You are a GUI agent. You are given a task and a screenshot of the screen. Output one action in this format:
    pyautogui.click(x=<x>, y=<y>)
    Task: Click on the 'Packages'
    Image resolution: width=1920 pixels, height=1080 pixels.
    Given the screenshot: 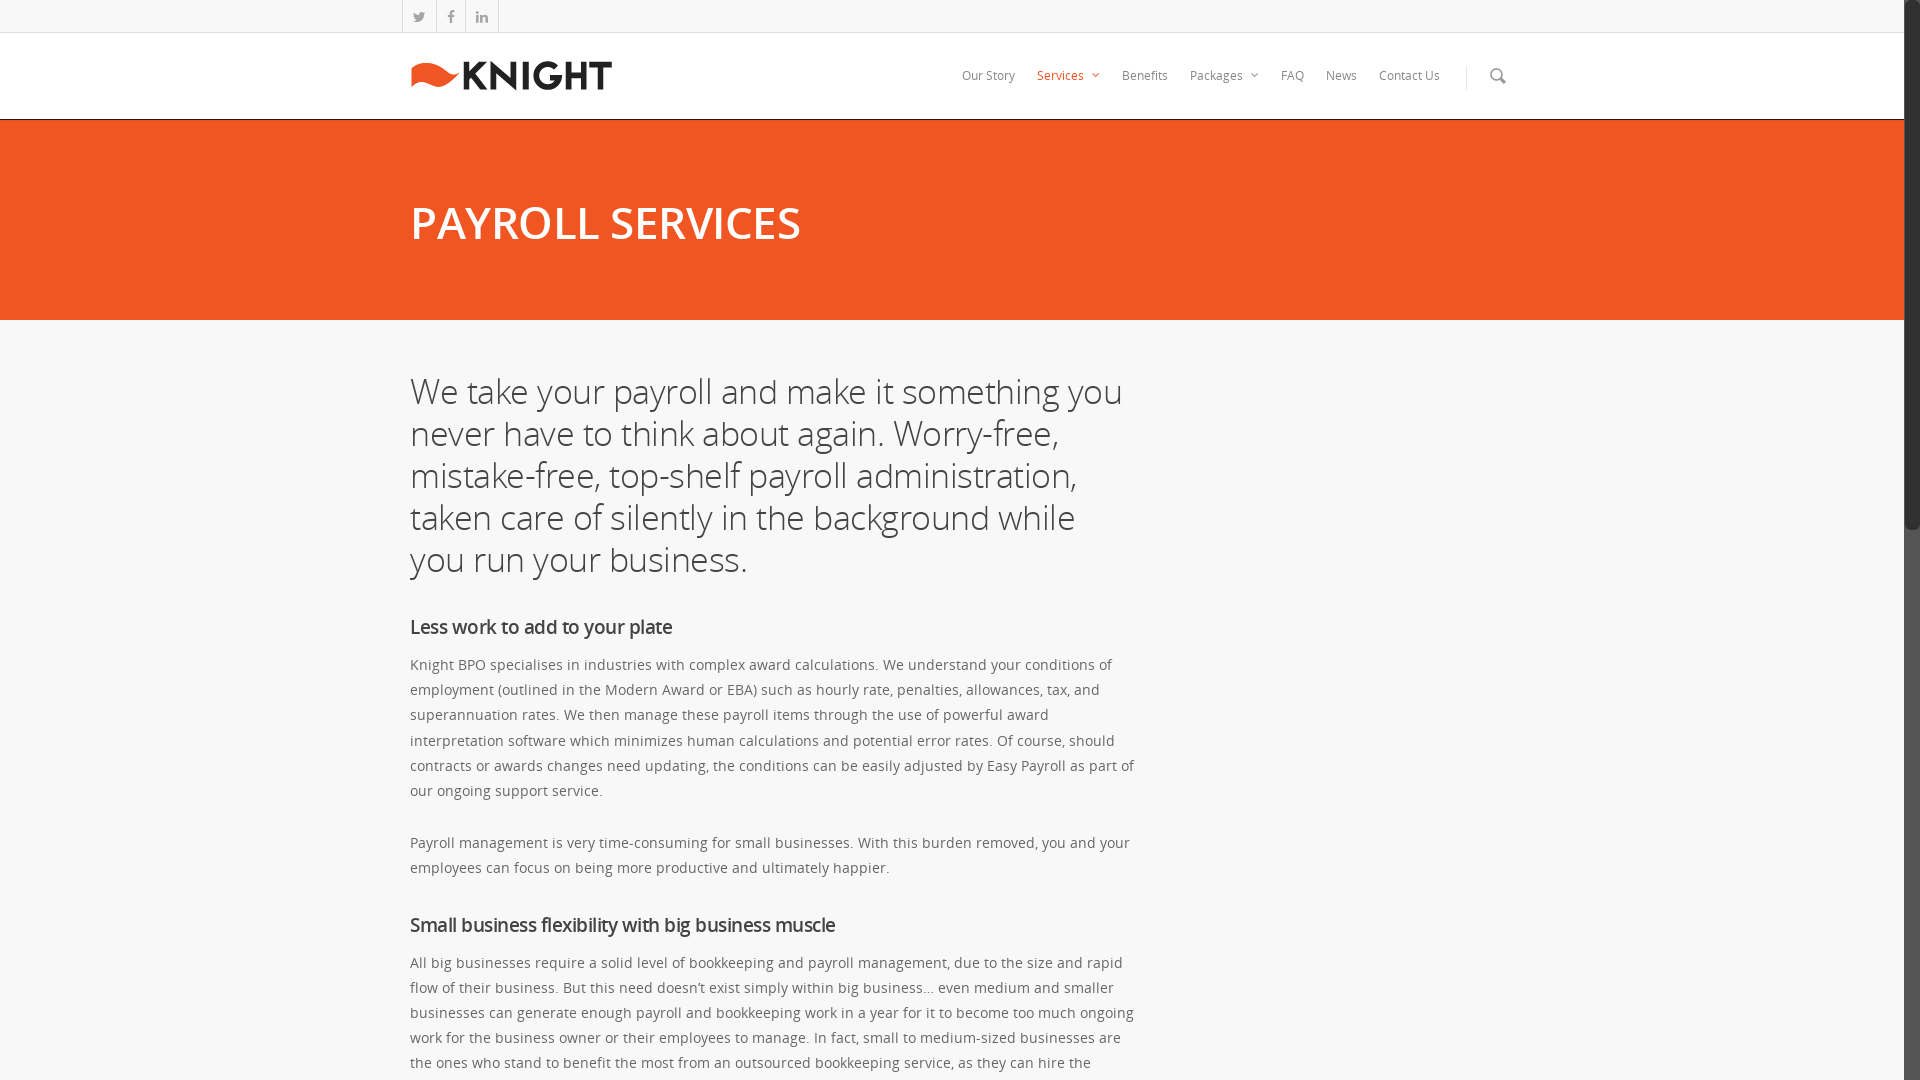 What is the action you would take?
    pyautogui.click(x=1223, y=88)
    